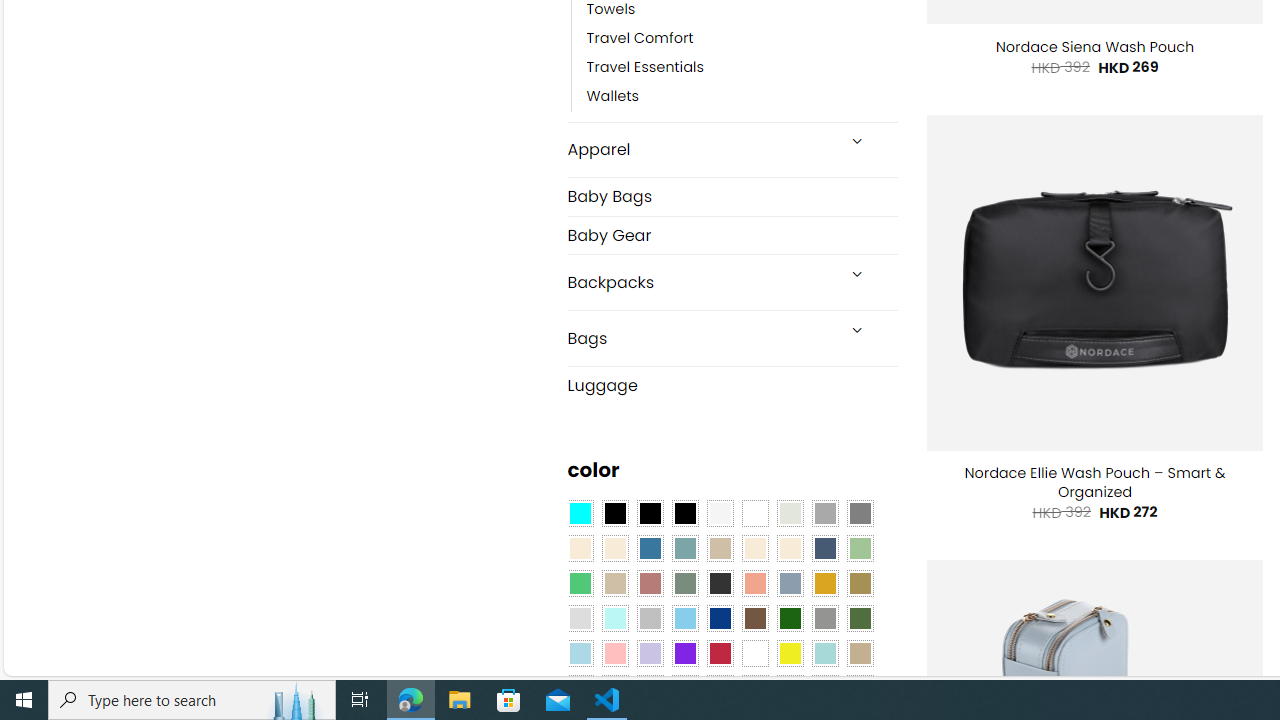 The image size is (1280, 720). Describe the element at coordinates (578, 653) in the screenshot. I see `'Light Blue'` at that location.